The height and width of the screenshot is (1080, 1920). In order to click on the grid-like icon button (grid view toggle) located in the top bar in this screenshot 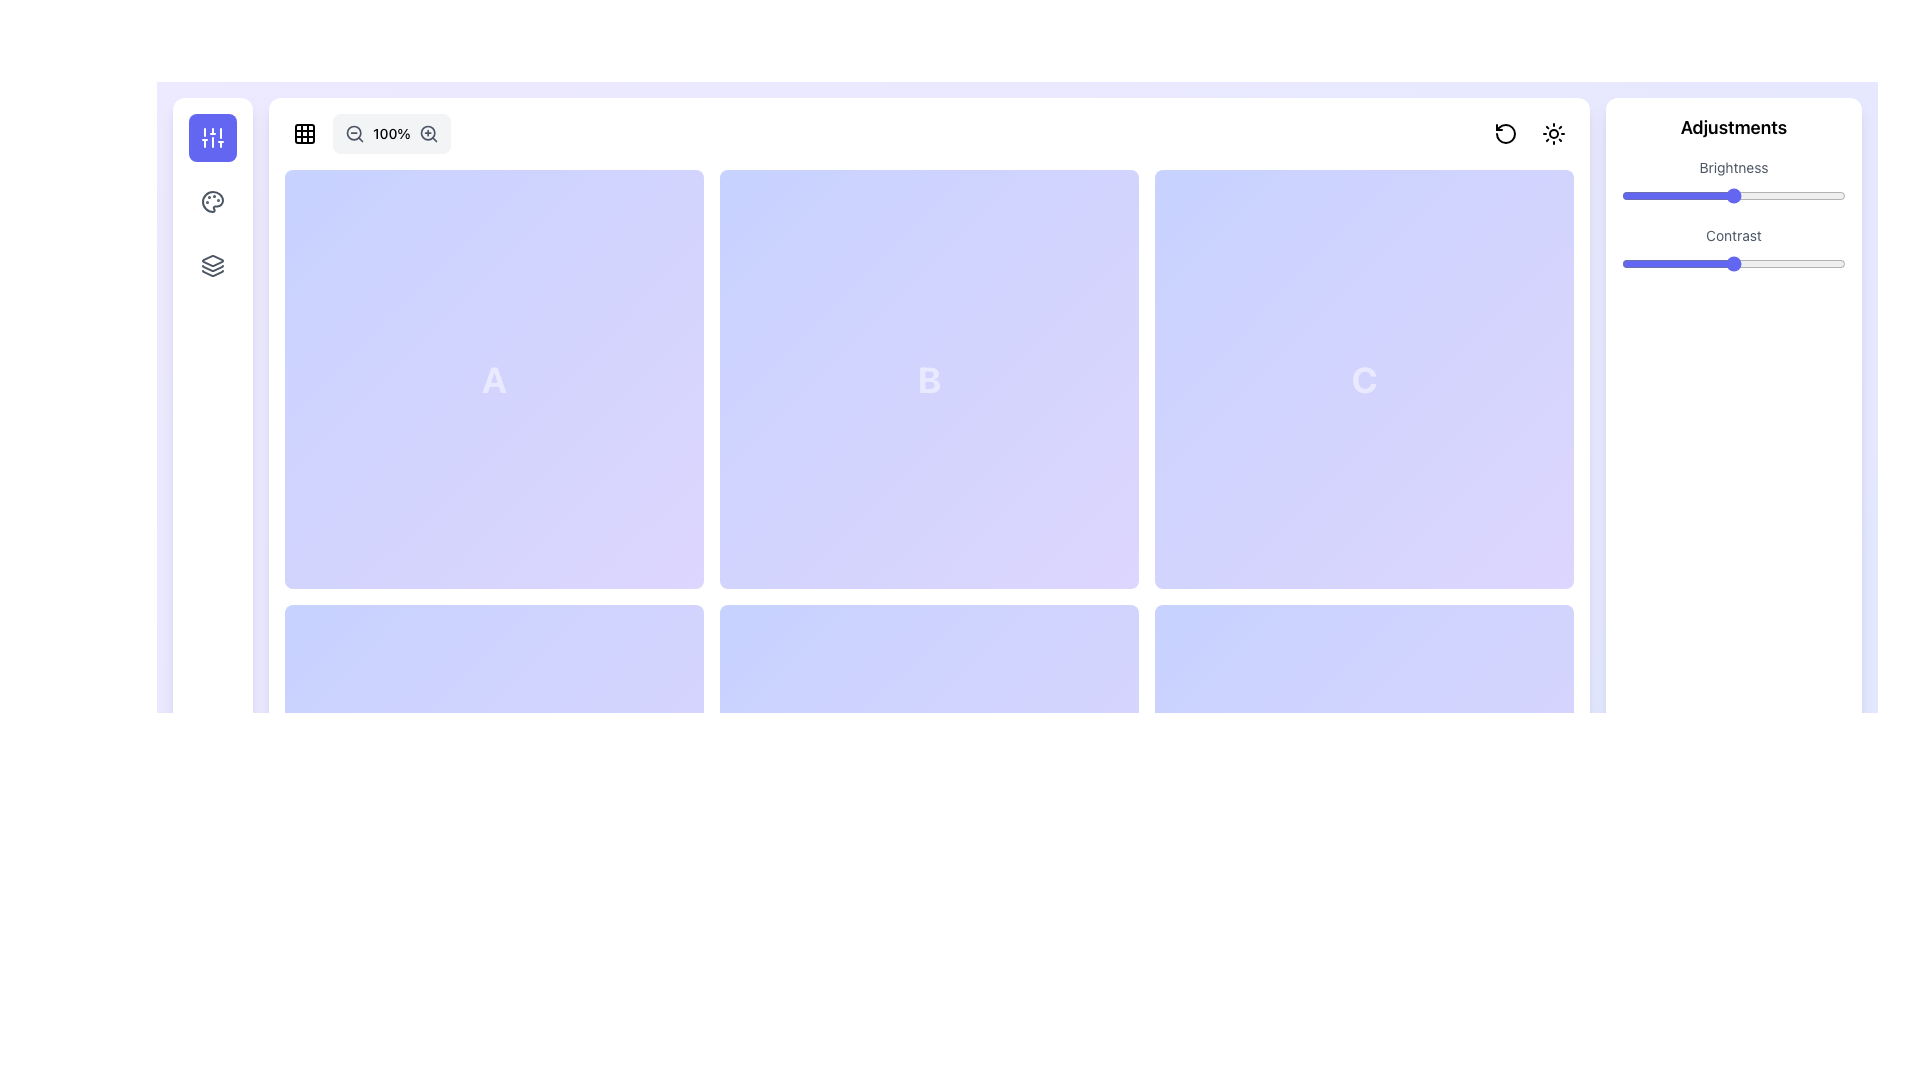, I will do `click(304, 134)`.